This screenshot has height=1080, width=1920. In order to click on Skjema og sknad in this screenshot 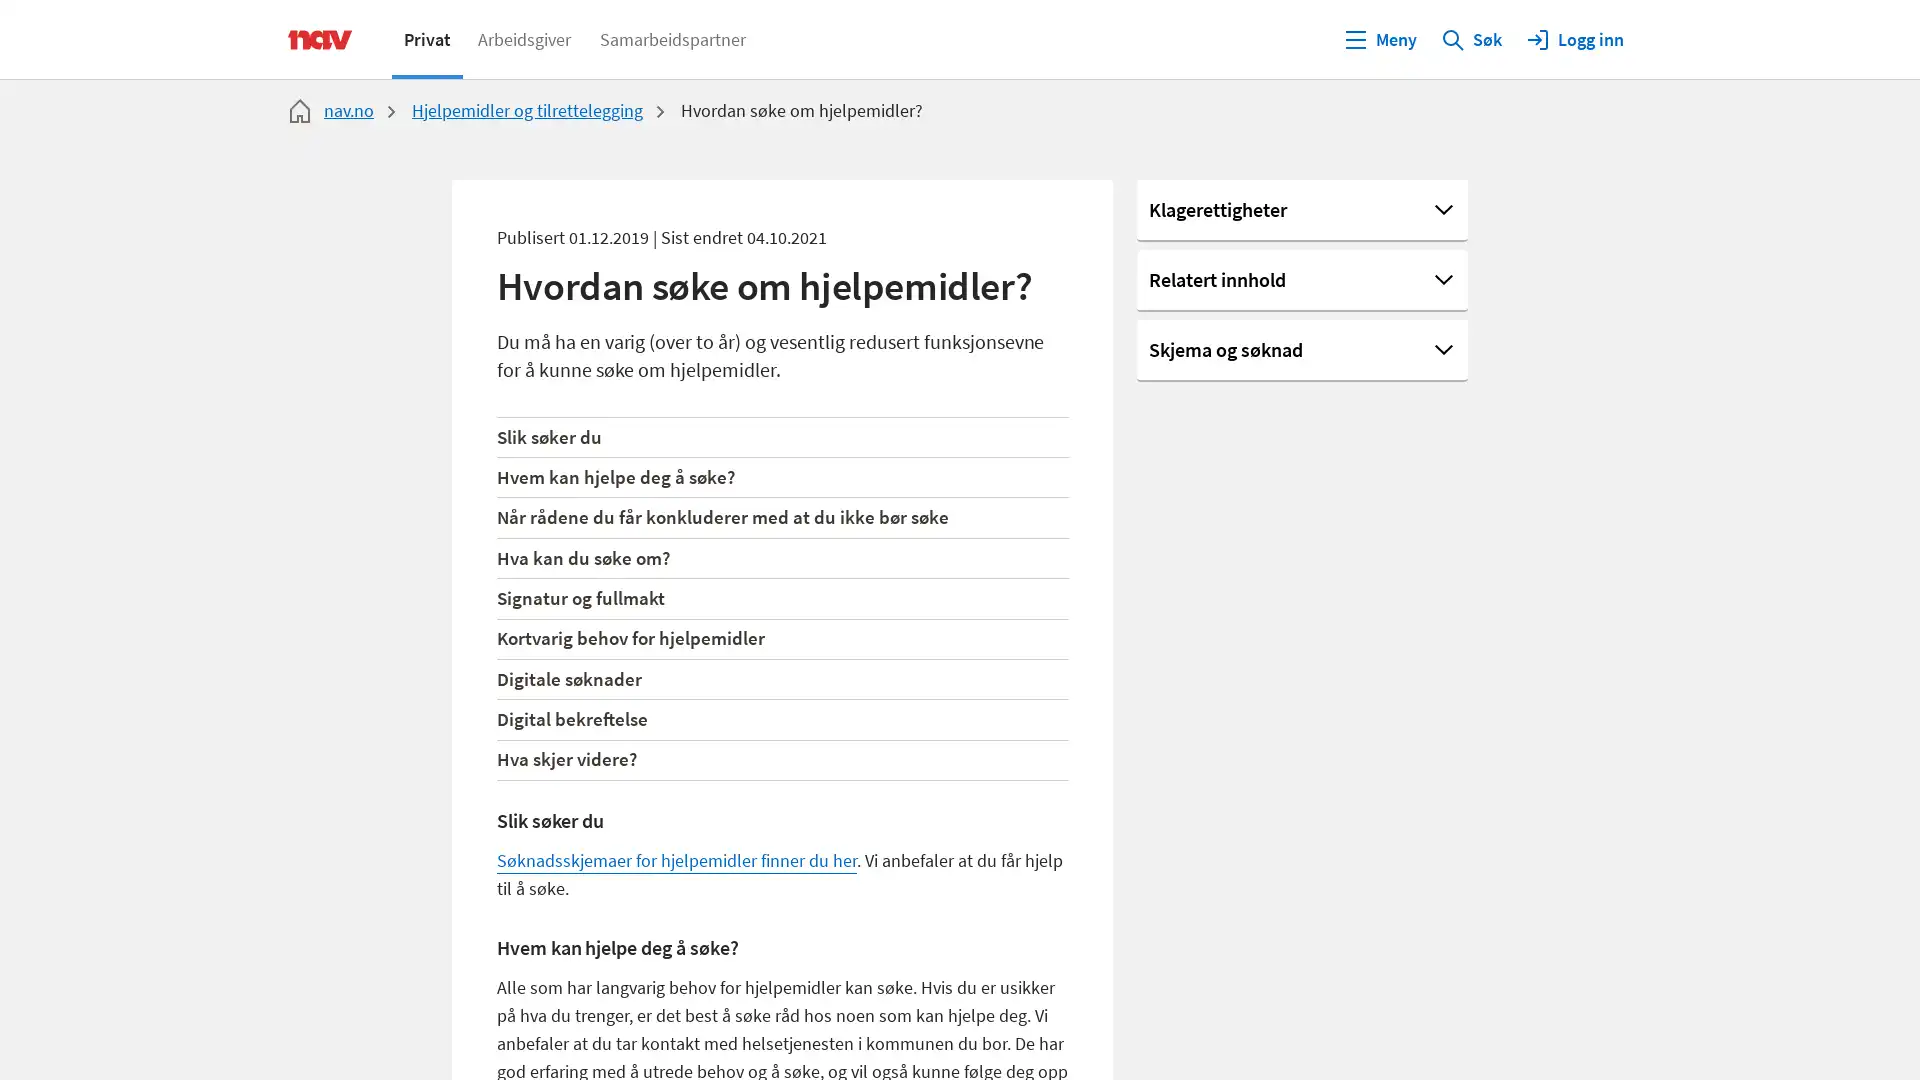, I will do `click(1302, 350)`.